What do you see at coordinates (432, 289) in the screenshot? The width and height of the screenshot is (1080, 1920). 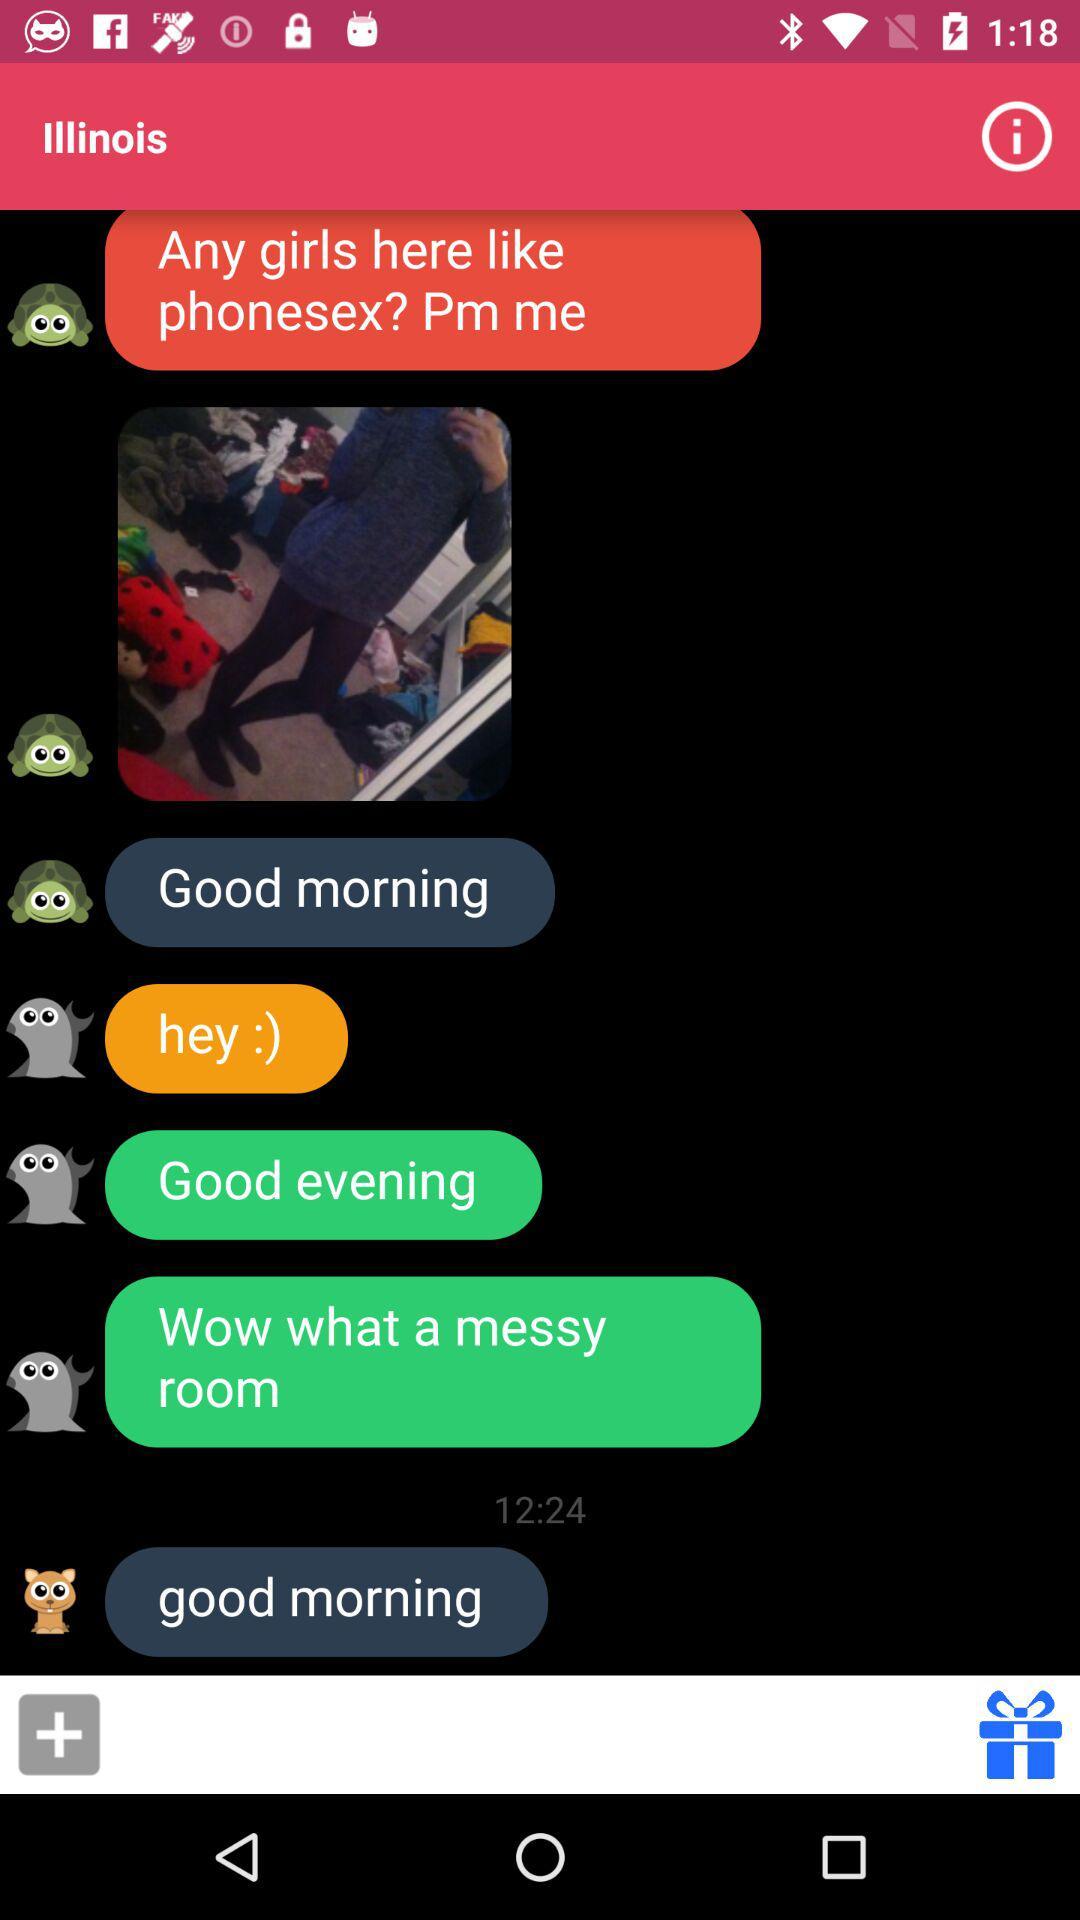 I see `the icon below the illinois  icon` at bounding box center [432, 289].